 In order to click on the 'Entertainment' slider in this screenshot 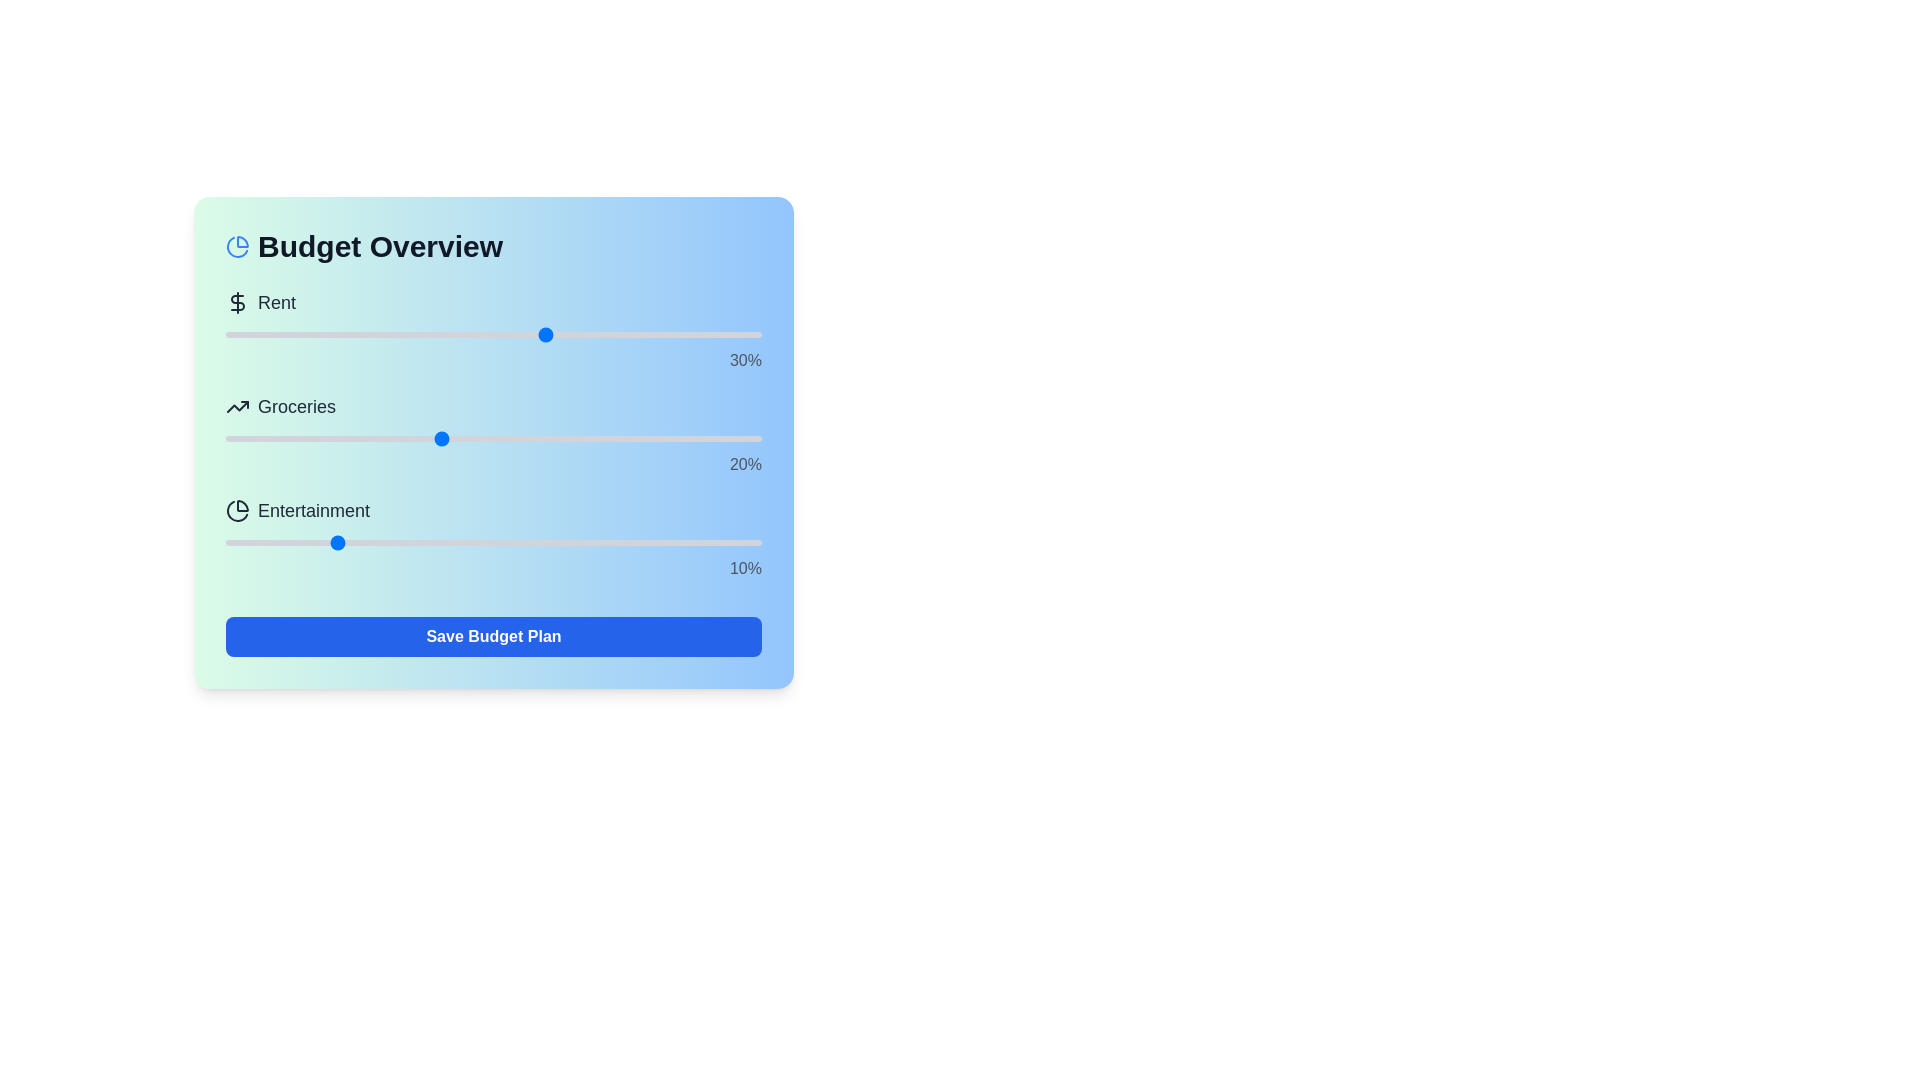, I will do `click(471, 543)`.